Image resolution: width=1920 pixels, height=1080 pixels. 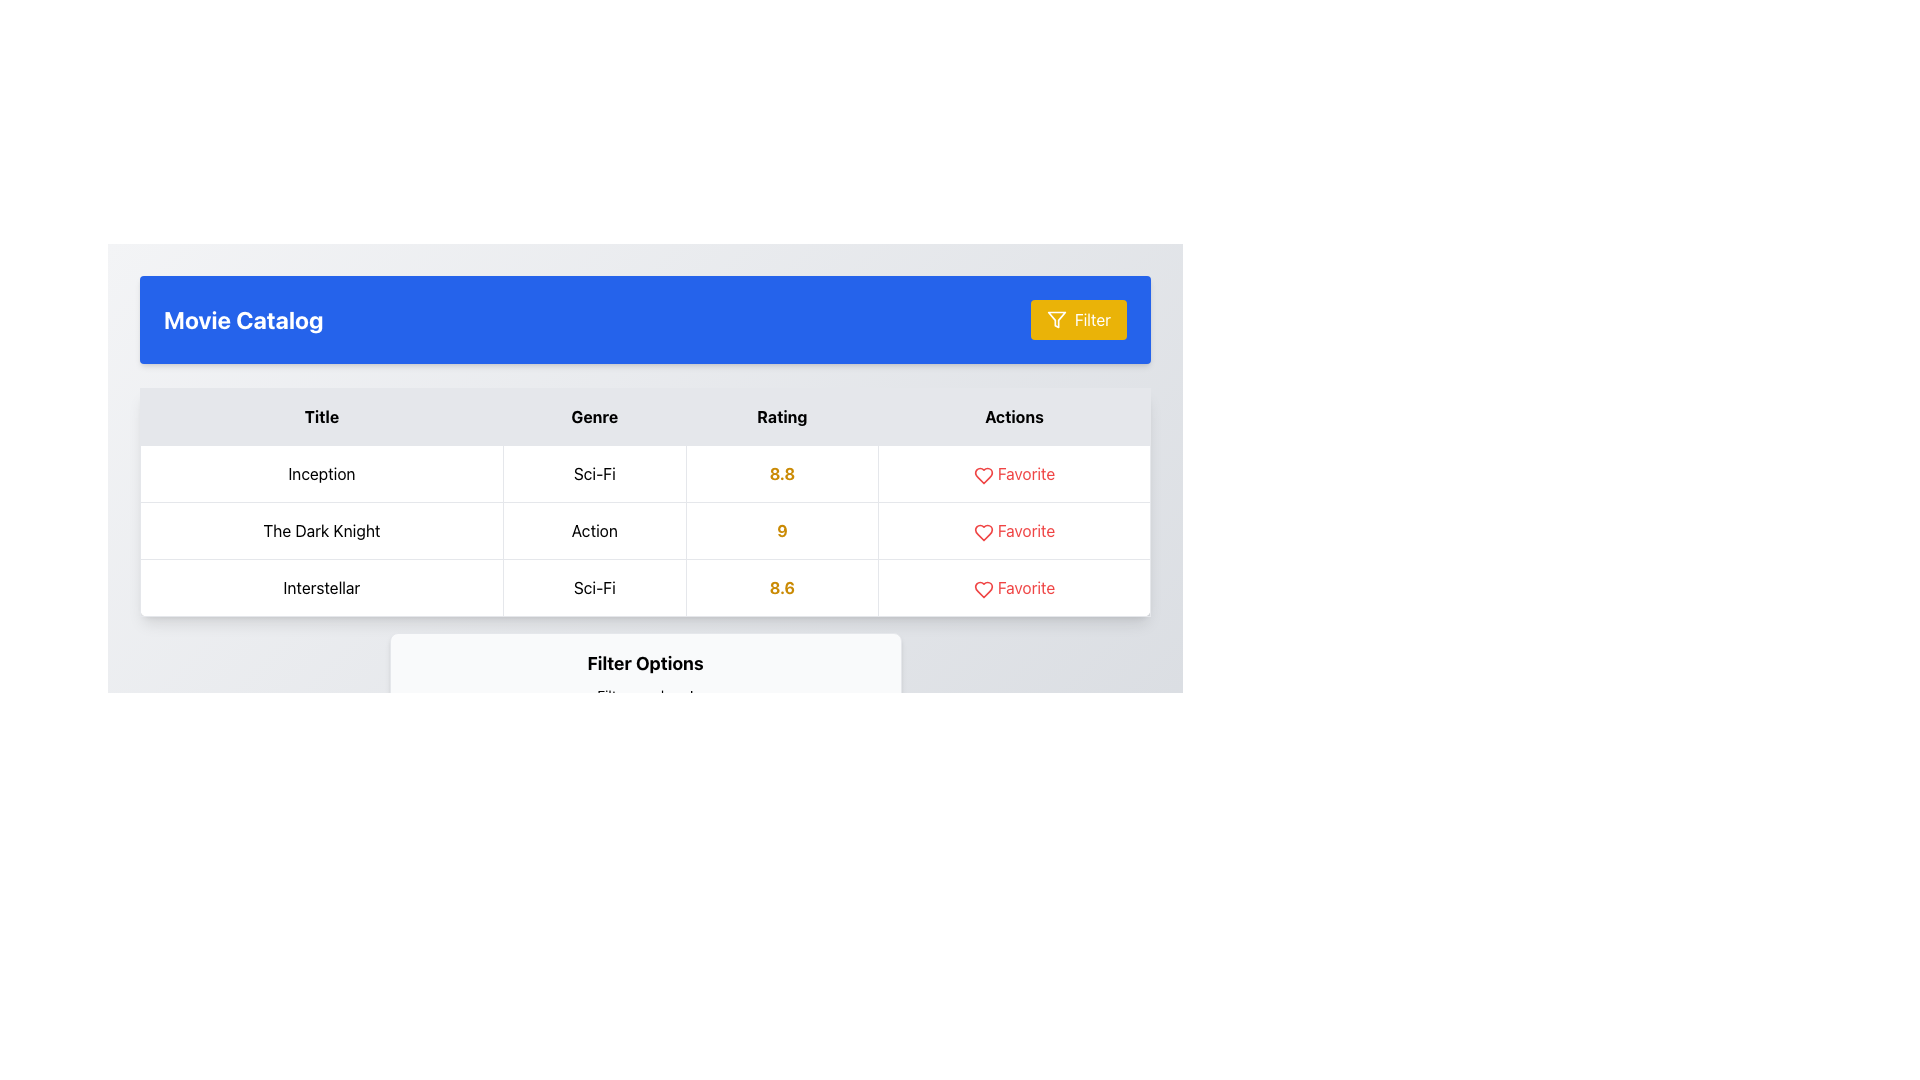 What do you see at coordinates (781, 530) in the screenshot?
I see `the rating score display for the movie 'The Dark Knight' located in the 'Rating' column of the table` at bounding box center [781, 530].